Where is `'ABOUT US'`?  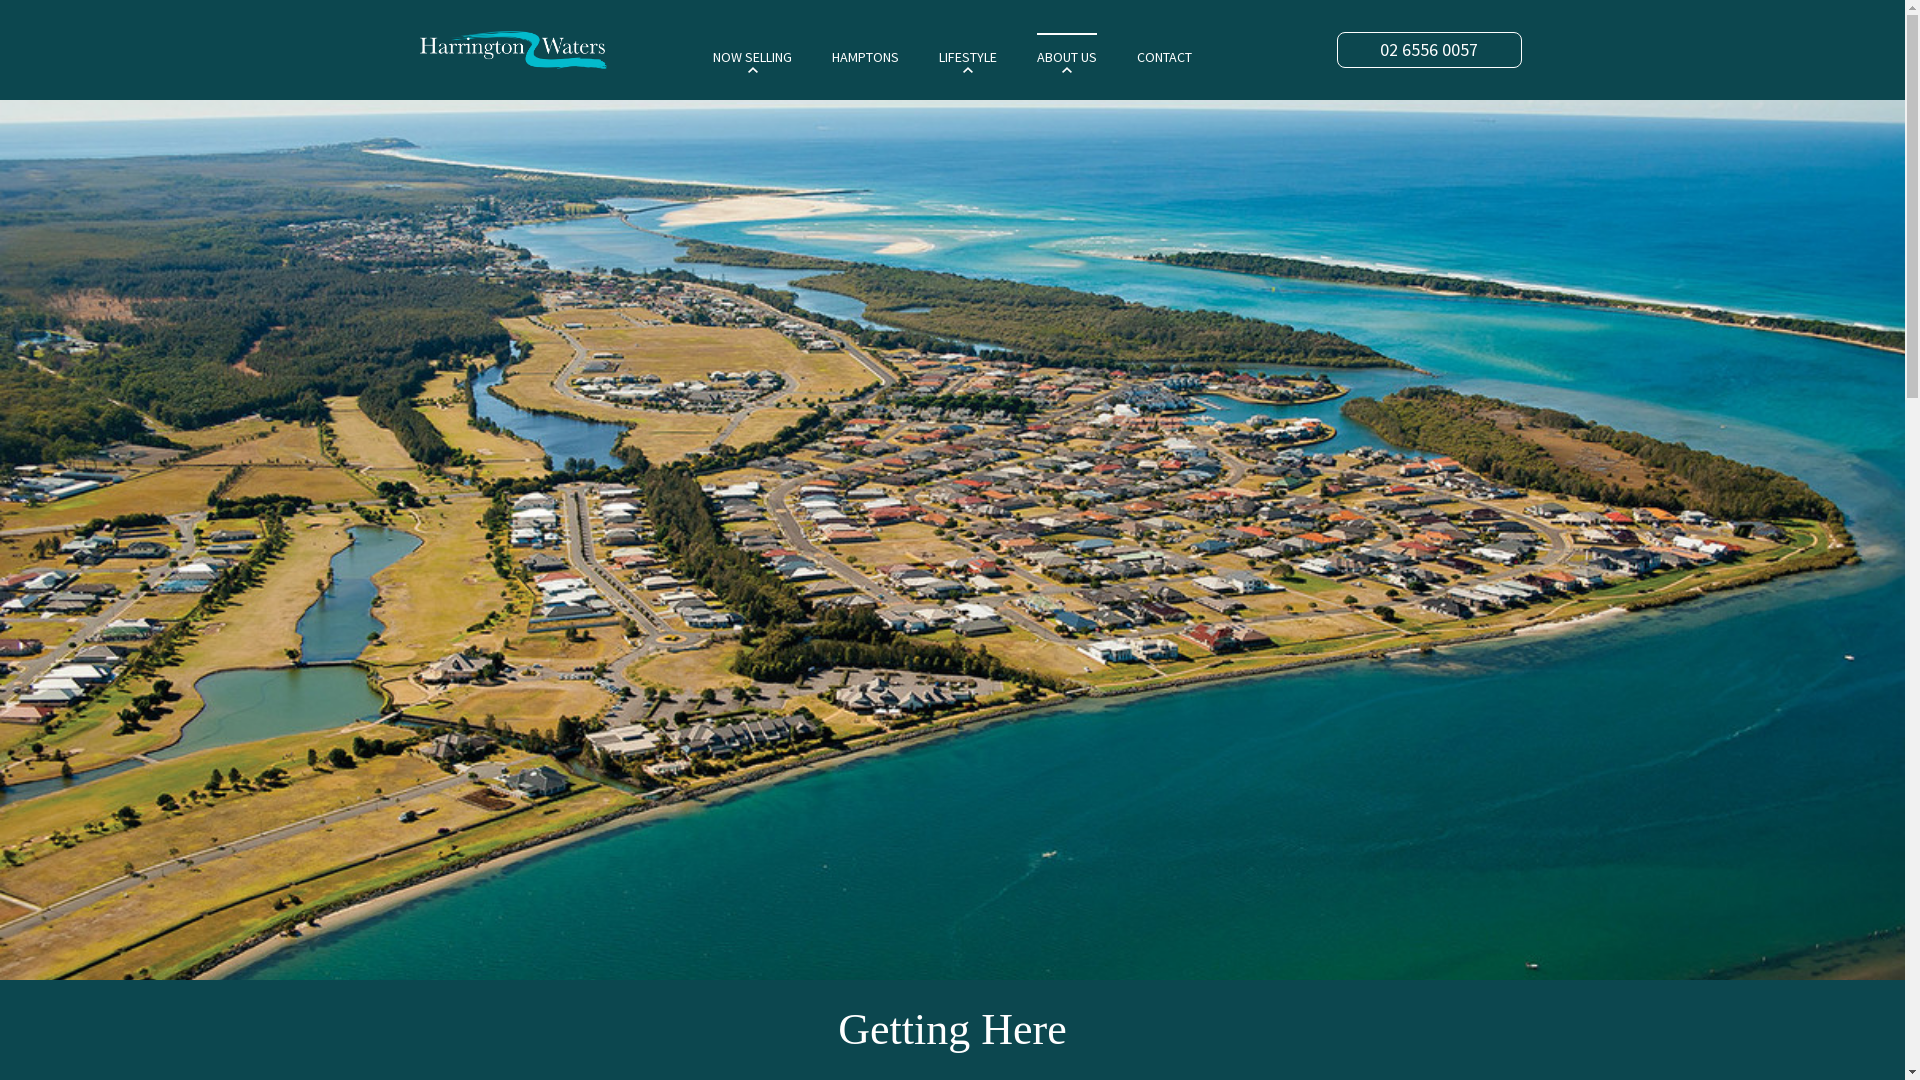
'ABOUT US' is located at coordinates (1065, 55).